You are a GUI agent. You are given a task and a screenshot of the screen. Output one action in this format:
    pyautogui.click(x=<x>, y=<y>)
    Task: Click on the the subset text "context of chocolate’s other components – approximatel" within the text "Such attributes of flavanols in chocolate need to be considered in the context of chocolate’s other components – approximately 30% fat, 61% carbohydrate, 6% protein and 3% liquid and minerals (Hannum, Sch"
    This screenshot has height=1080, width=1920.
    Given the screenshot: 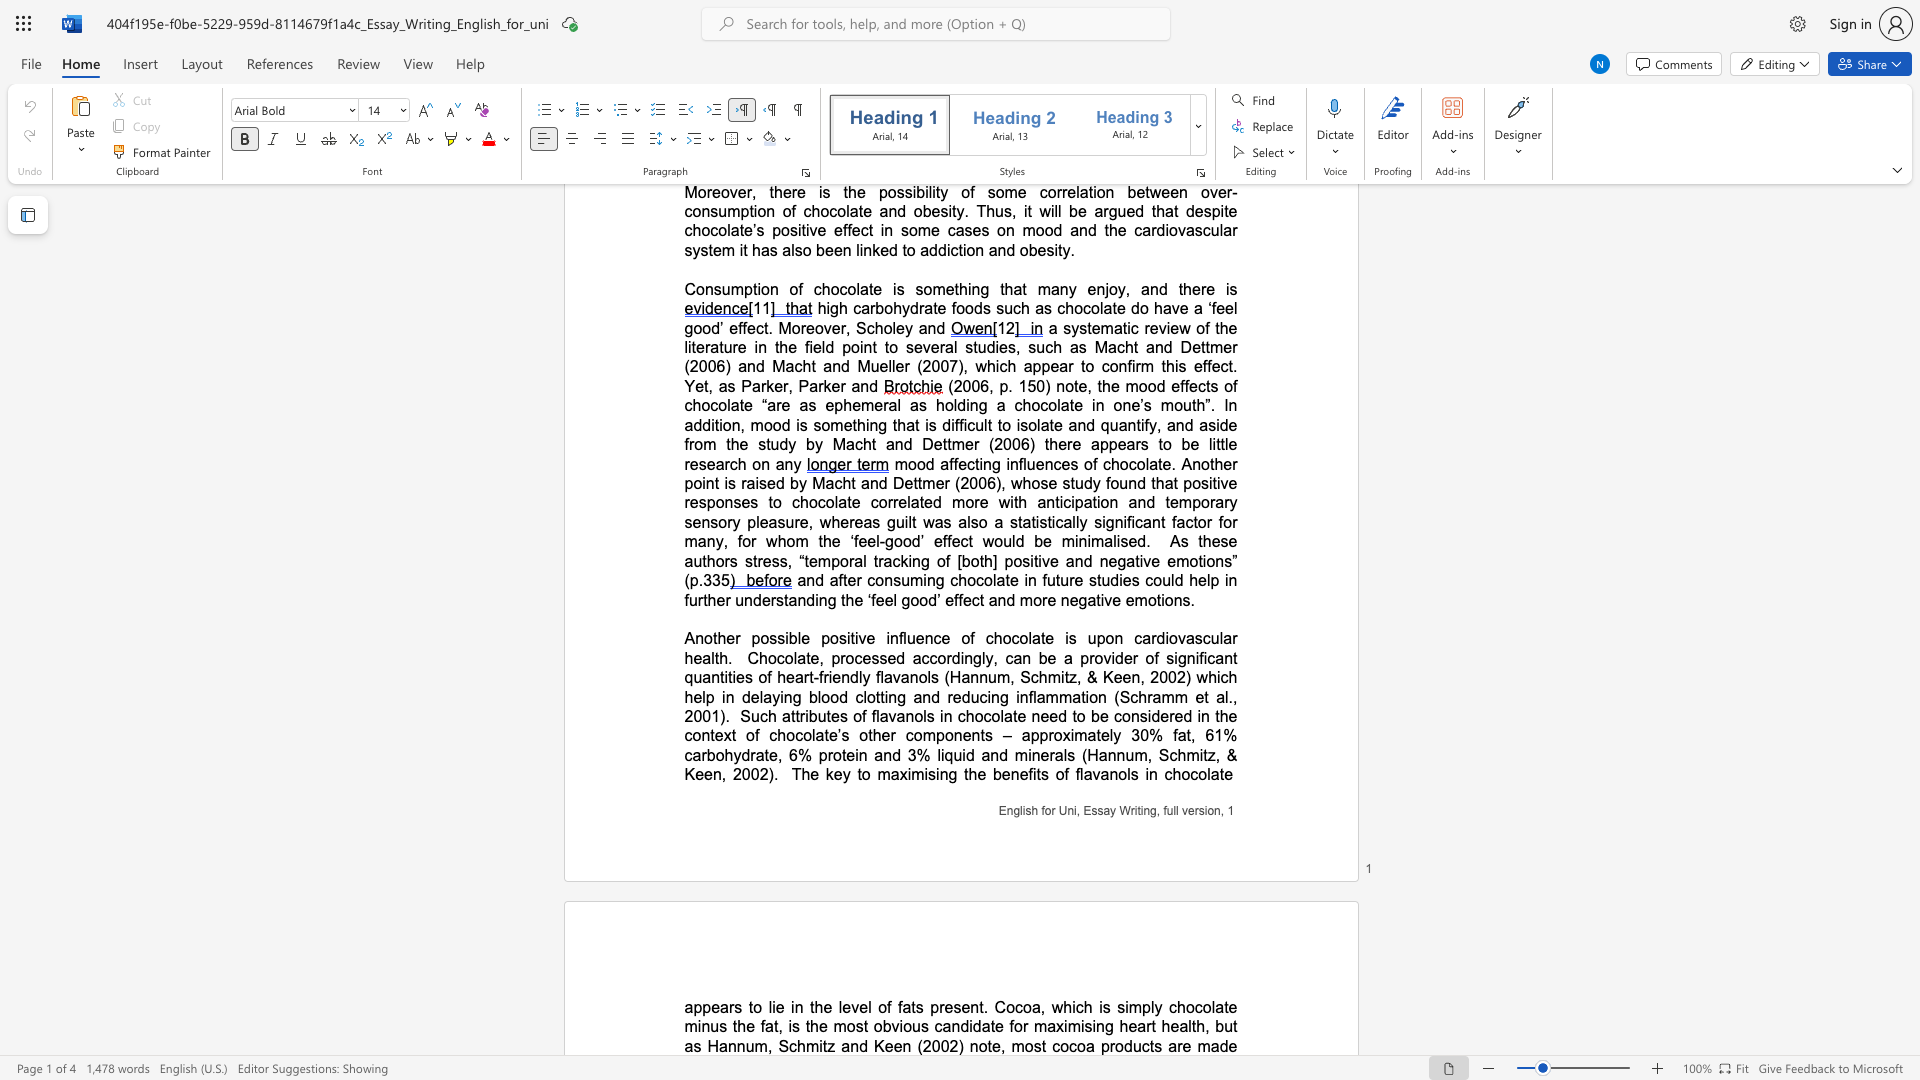 What is the action you would take?
    pyautogui.click(x=684, y=735)
    